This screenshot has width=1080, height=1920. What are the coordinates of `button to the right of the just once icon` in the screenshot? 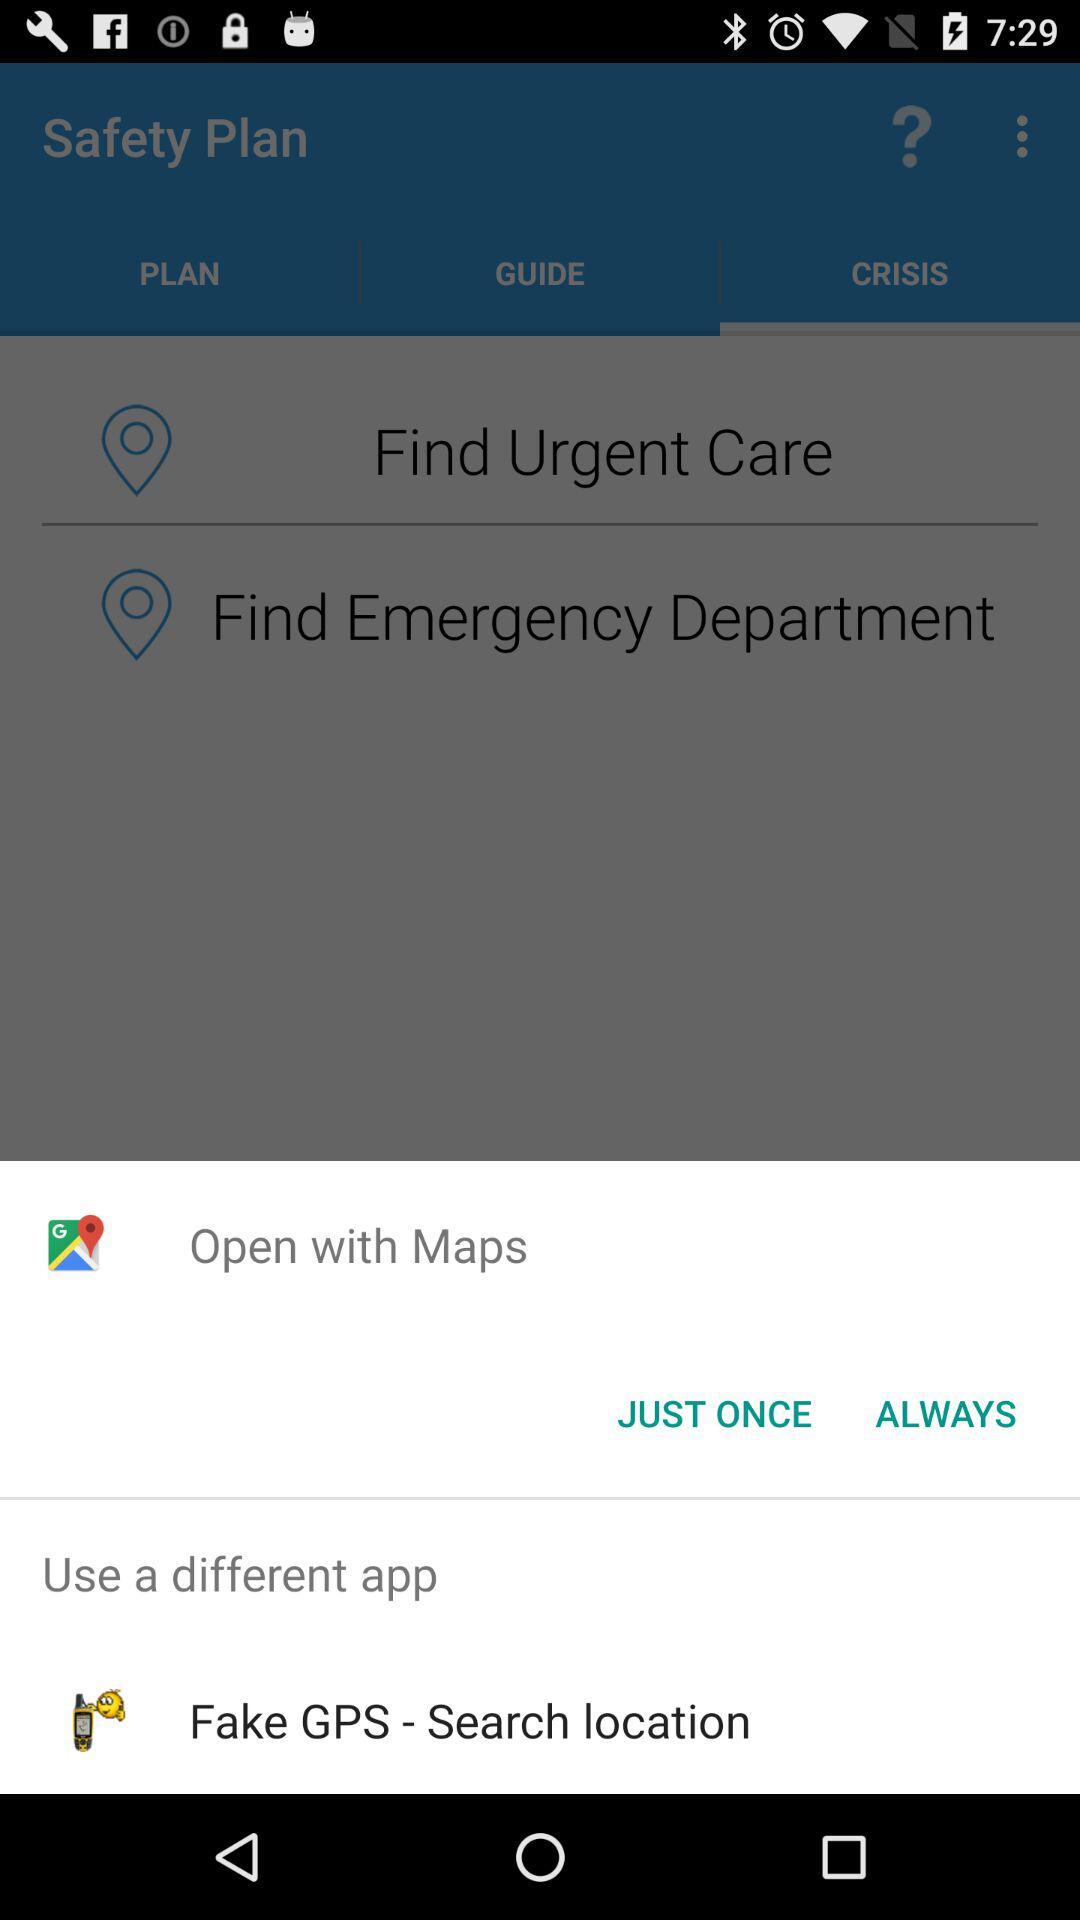 It's located at (945, 1411).